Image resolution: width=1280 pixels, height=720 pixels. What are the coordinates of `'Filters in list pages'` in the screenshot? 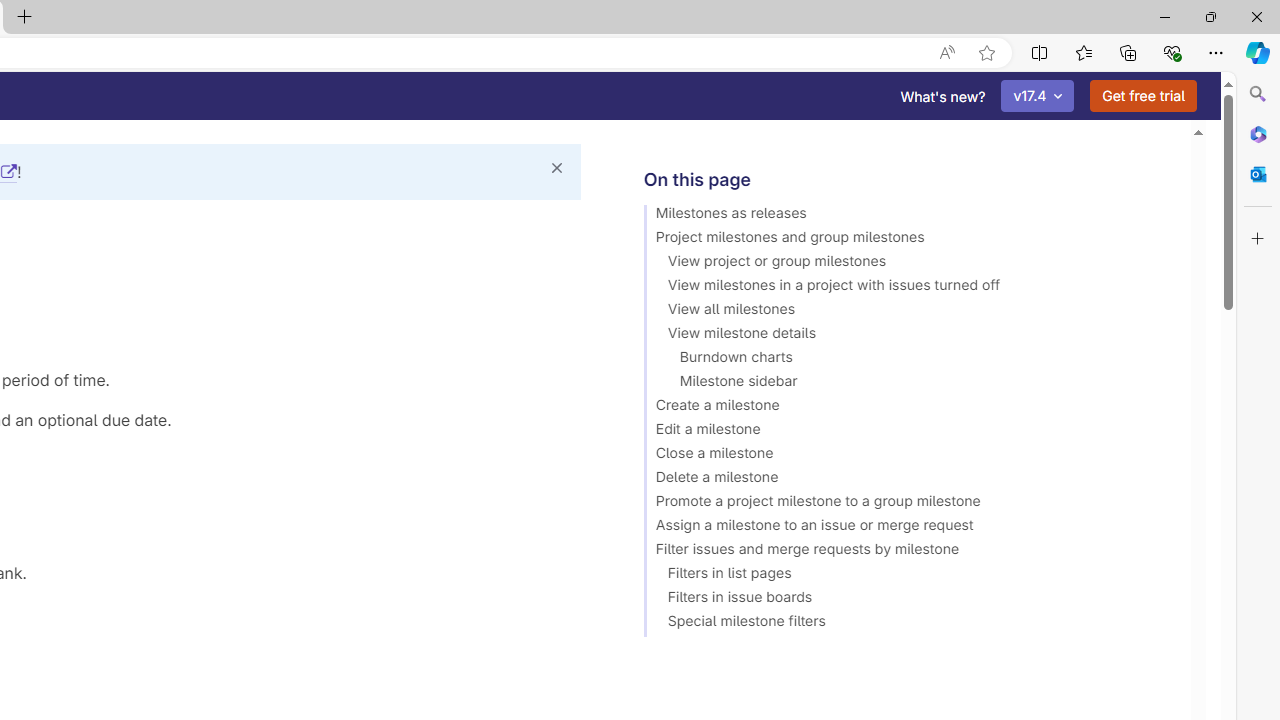 It's located at (907, 576).